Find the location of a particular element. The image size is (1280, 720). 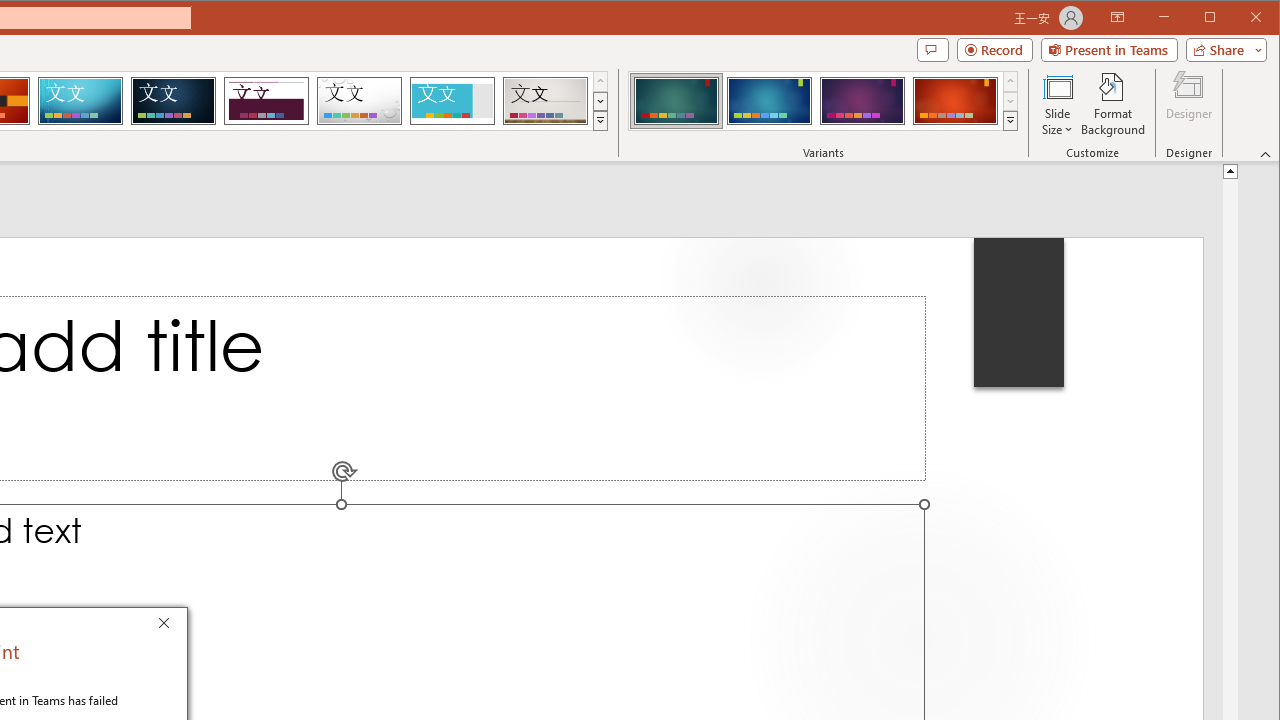

'Droplet' is located at coordinates (359, 100).